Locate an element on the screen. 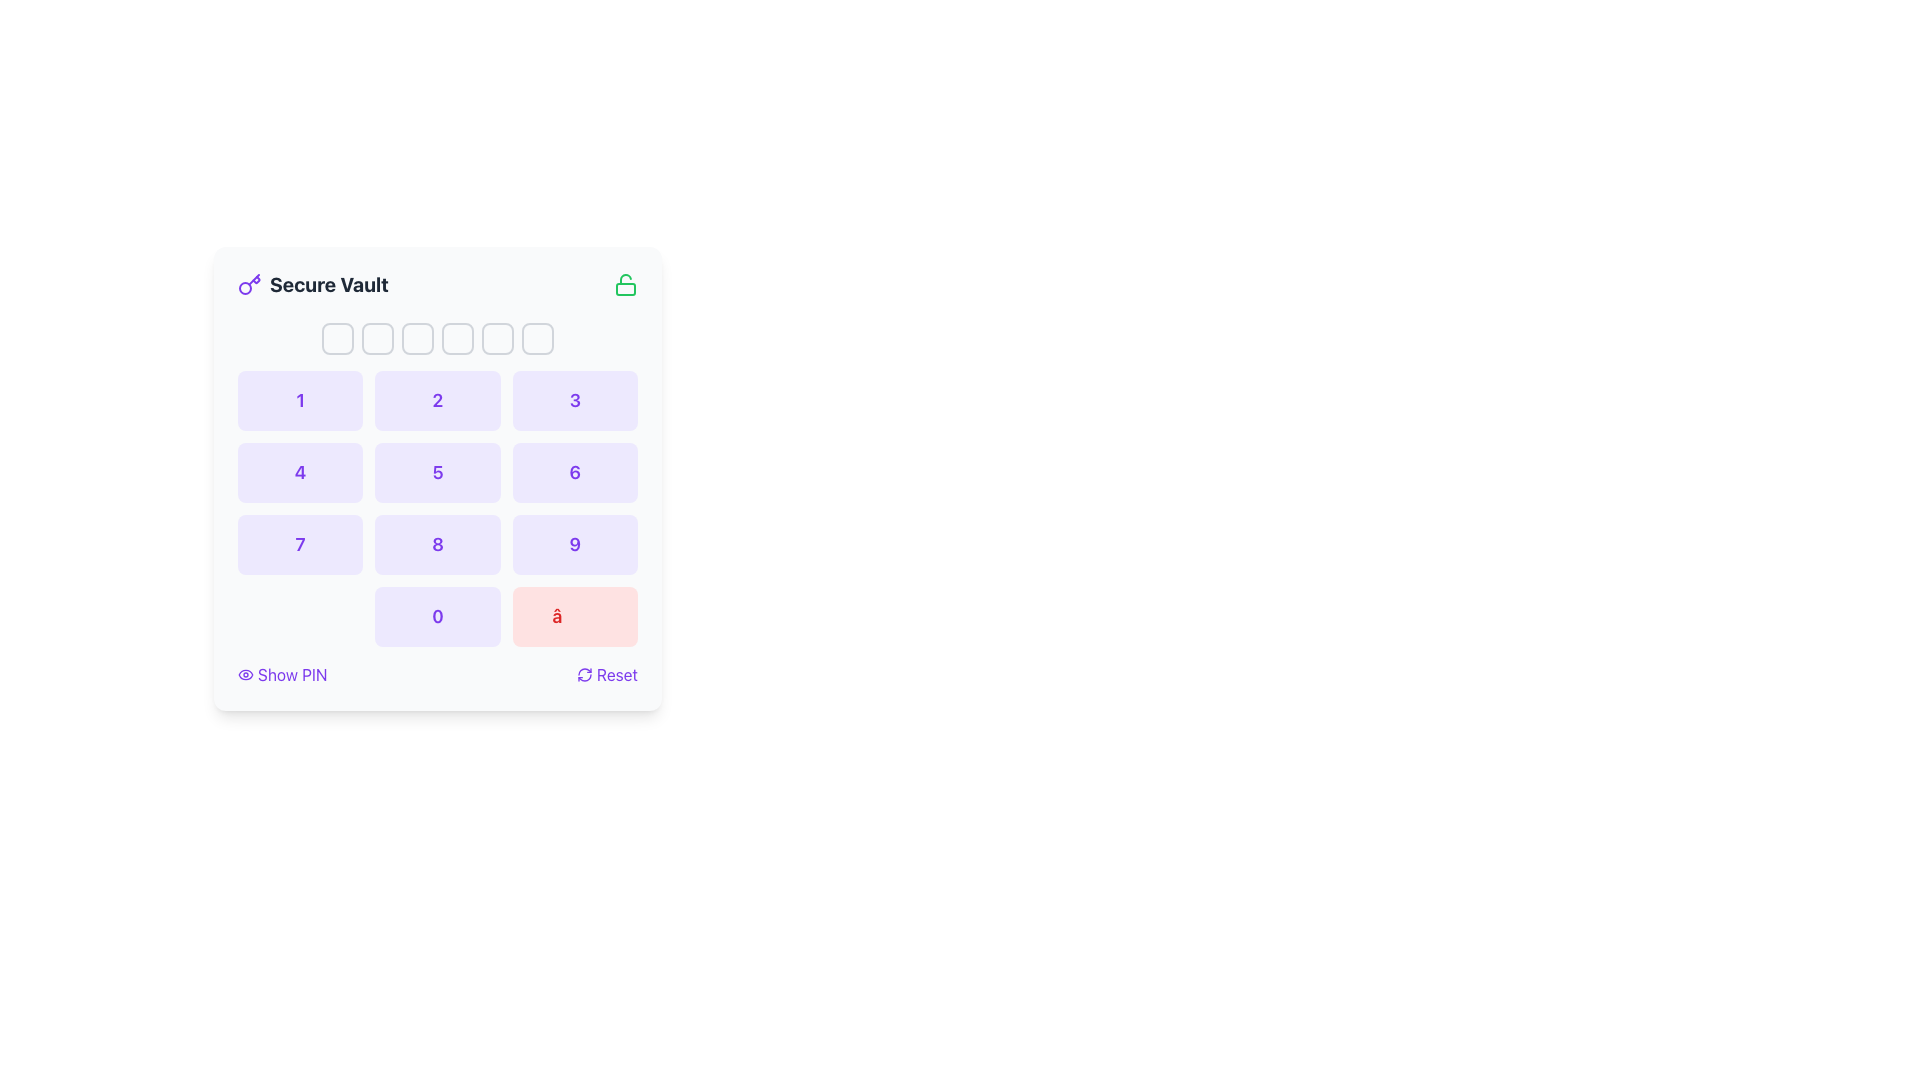 The image size is (1920, 1080). the button representing the numeric value '1' located in the first row and first column of the keypad interface in the 'Secure Vault' section to input the numeric value '1' is located at coordinates (299, 401).